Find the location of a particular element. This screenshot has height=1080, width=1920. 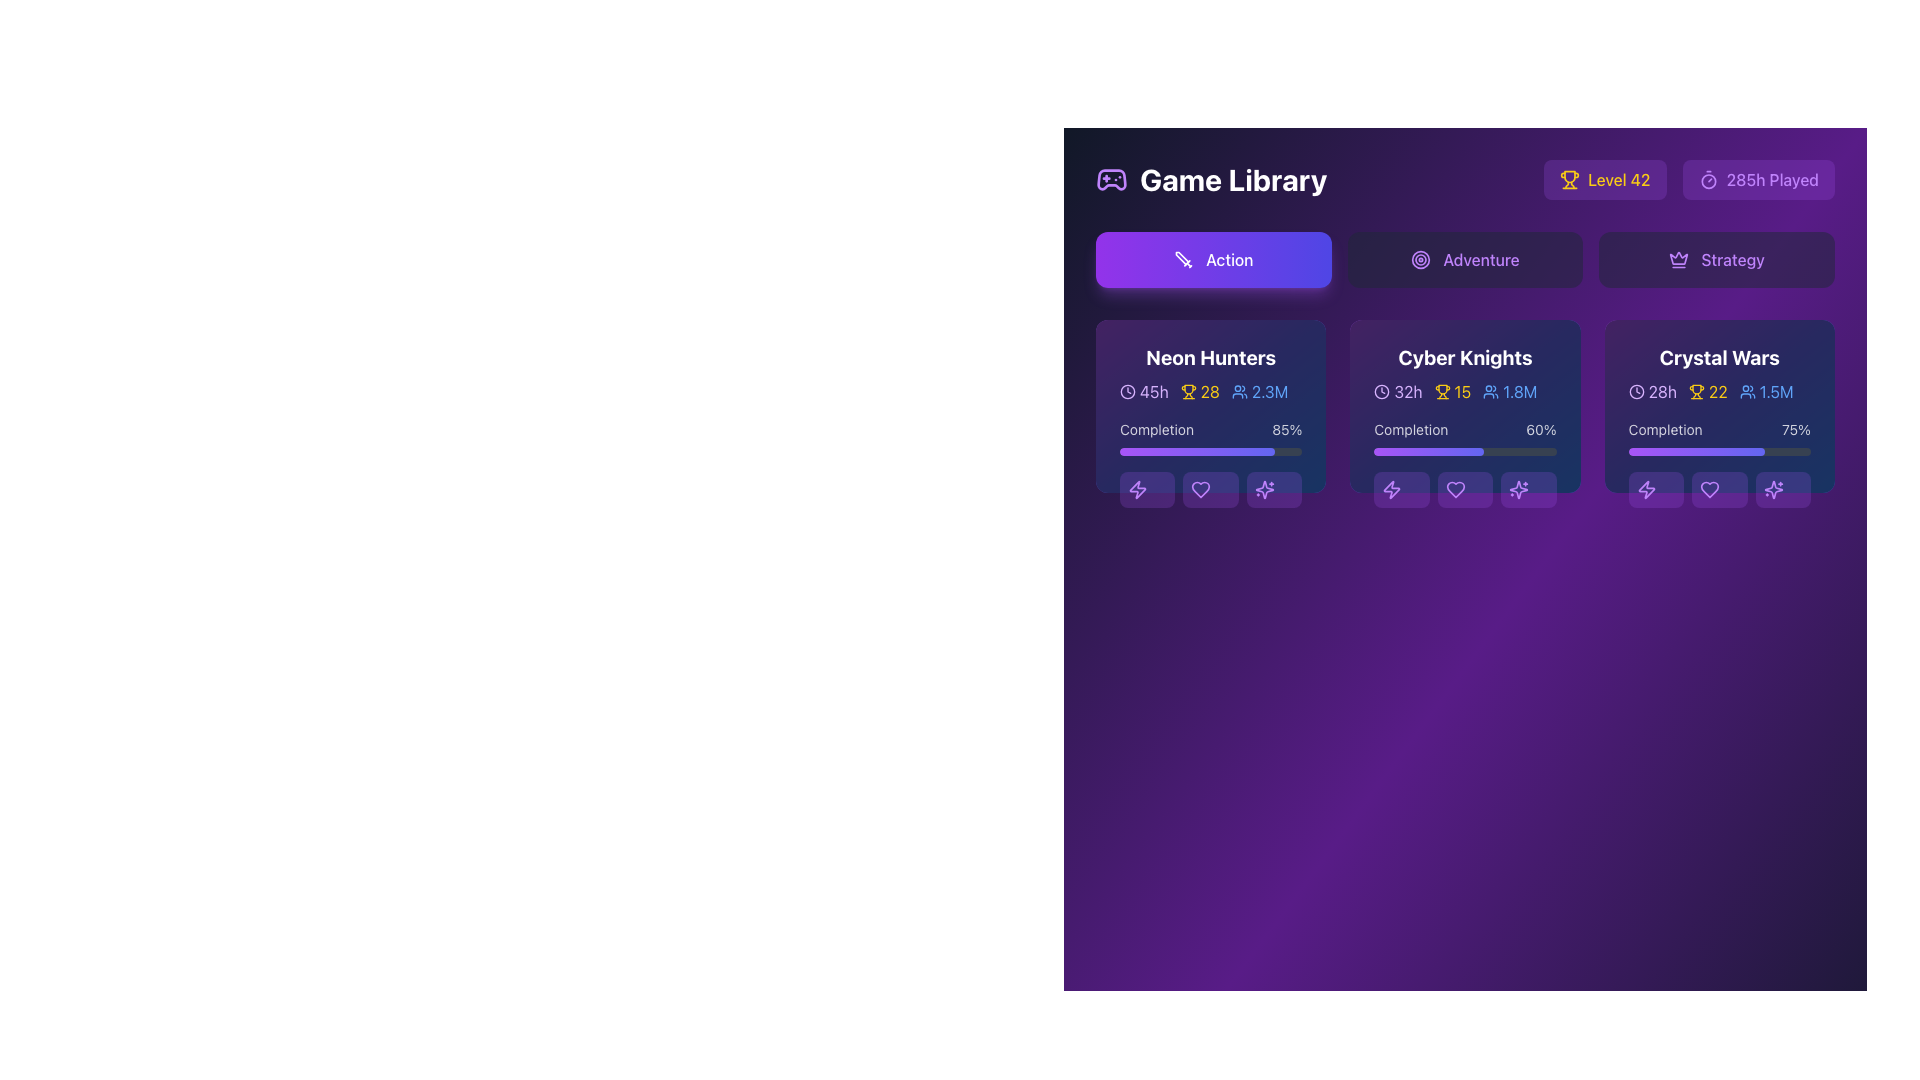

the purple circular target-shaped icon located to the left of the 'Adventure' button in the Game Library interface is located at coordinates (1420, 258).